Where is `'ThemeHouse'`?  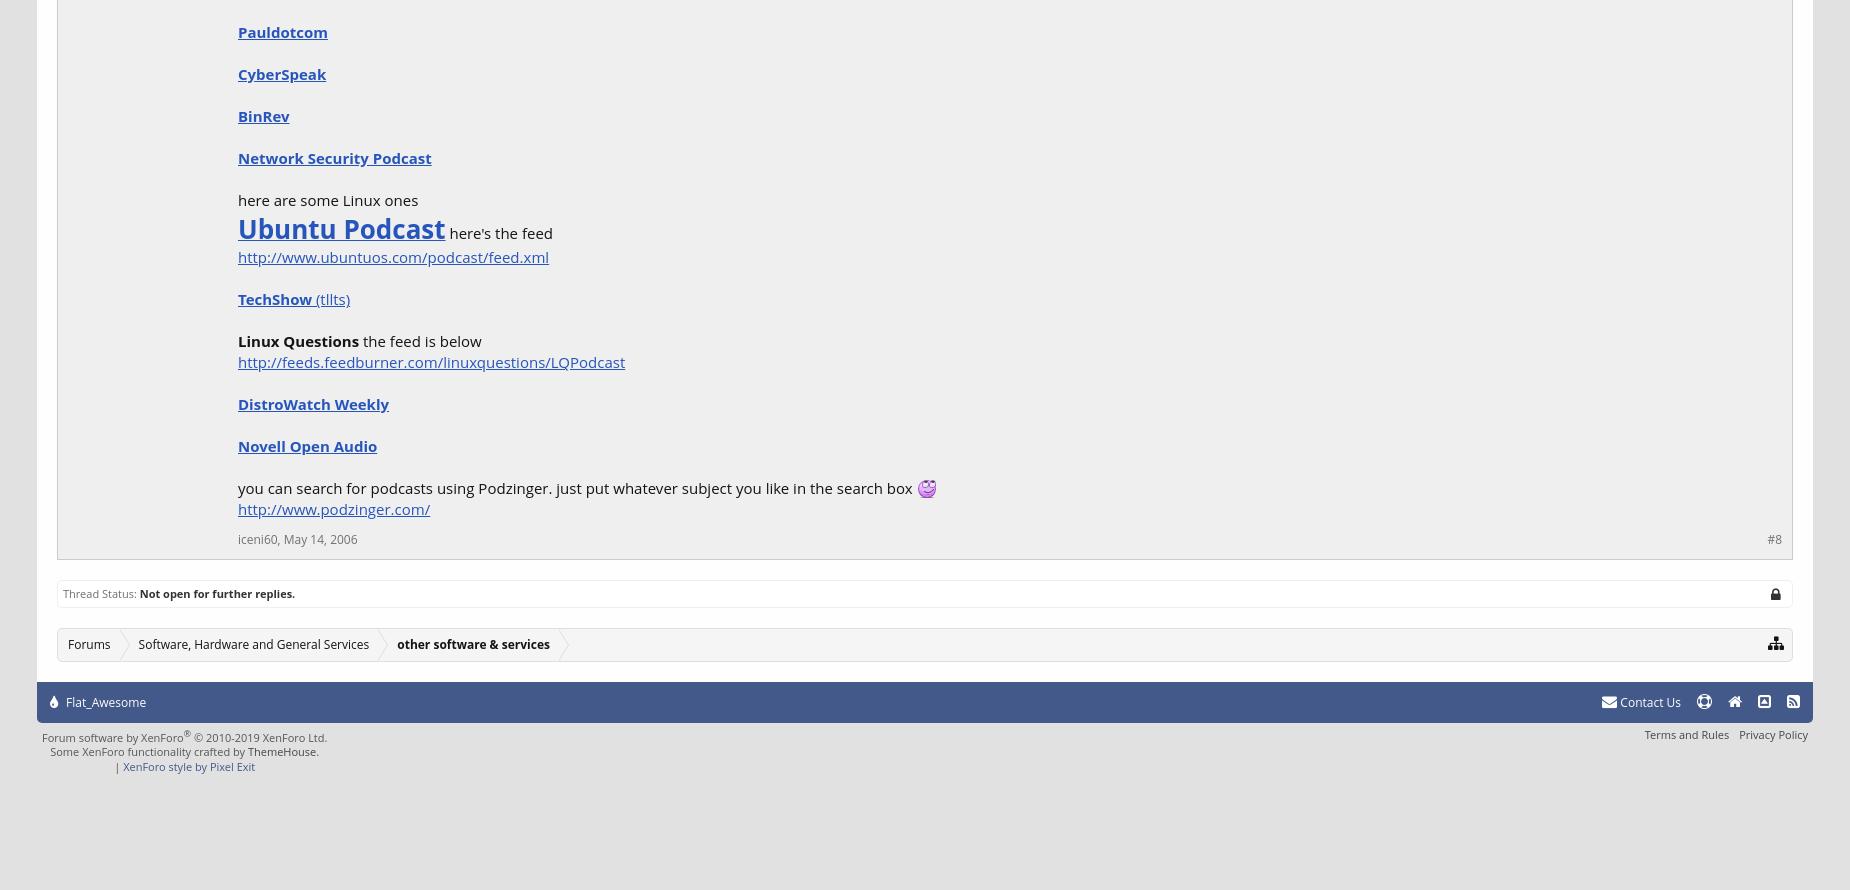 'ThemeHouse' is located at coordinates (280, 751).